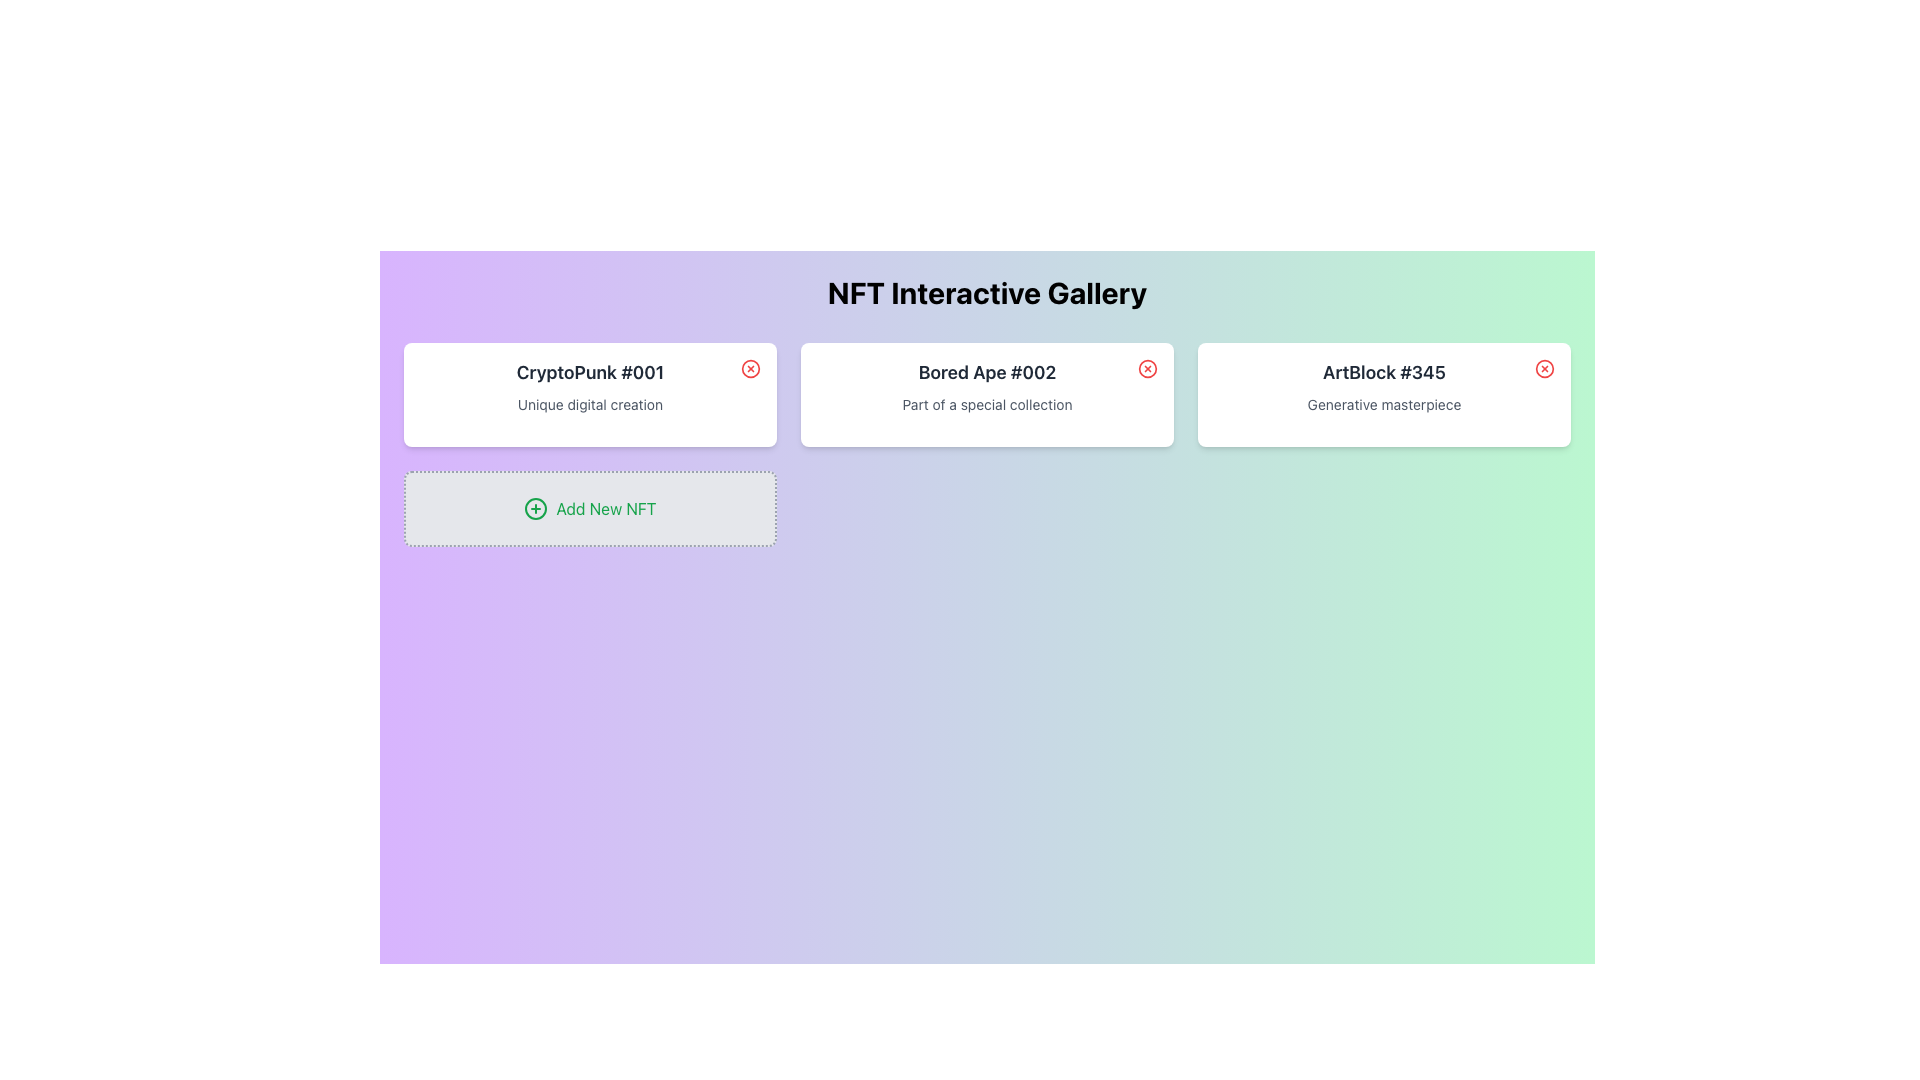 The height and width of the screenshot is (1080, 1920). I want to click on the Text Label that provides additional information about the card item 'ArtBlock #345', which is located at the bottom section of the card and centered horizontally below the title text, so click(1383, 405).